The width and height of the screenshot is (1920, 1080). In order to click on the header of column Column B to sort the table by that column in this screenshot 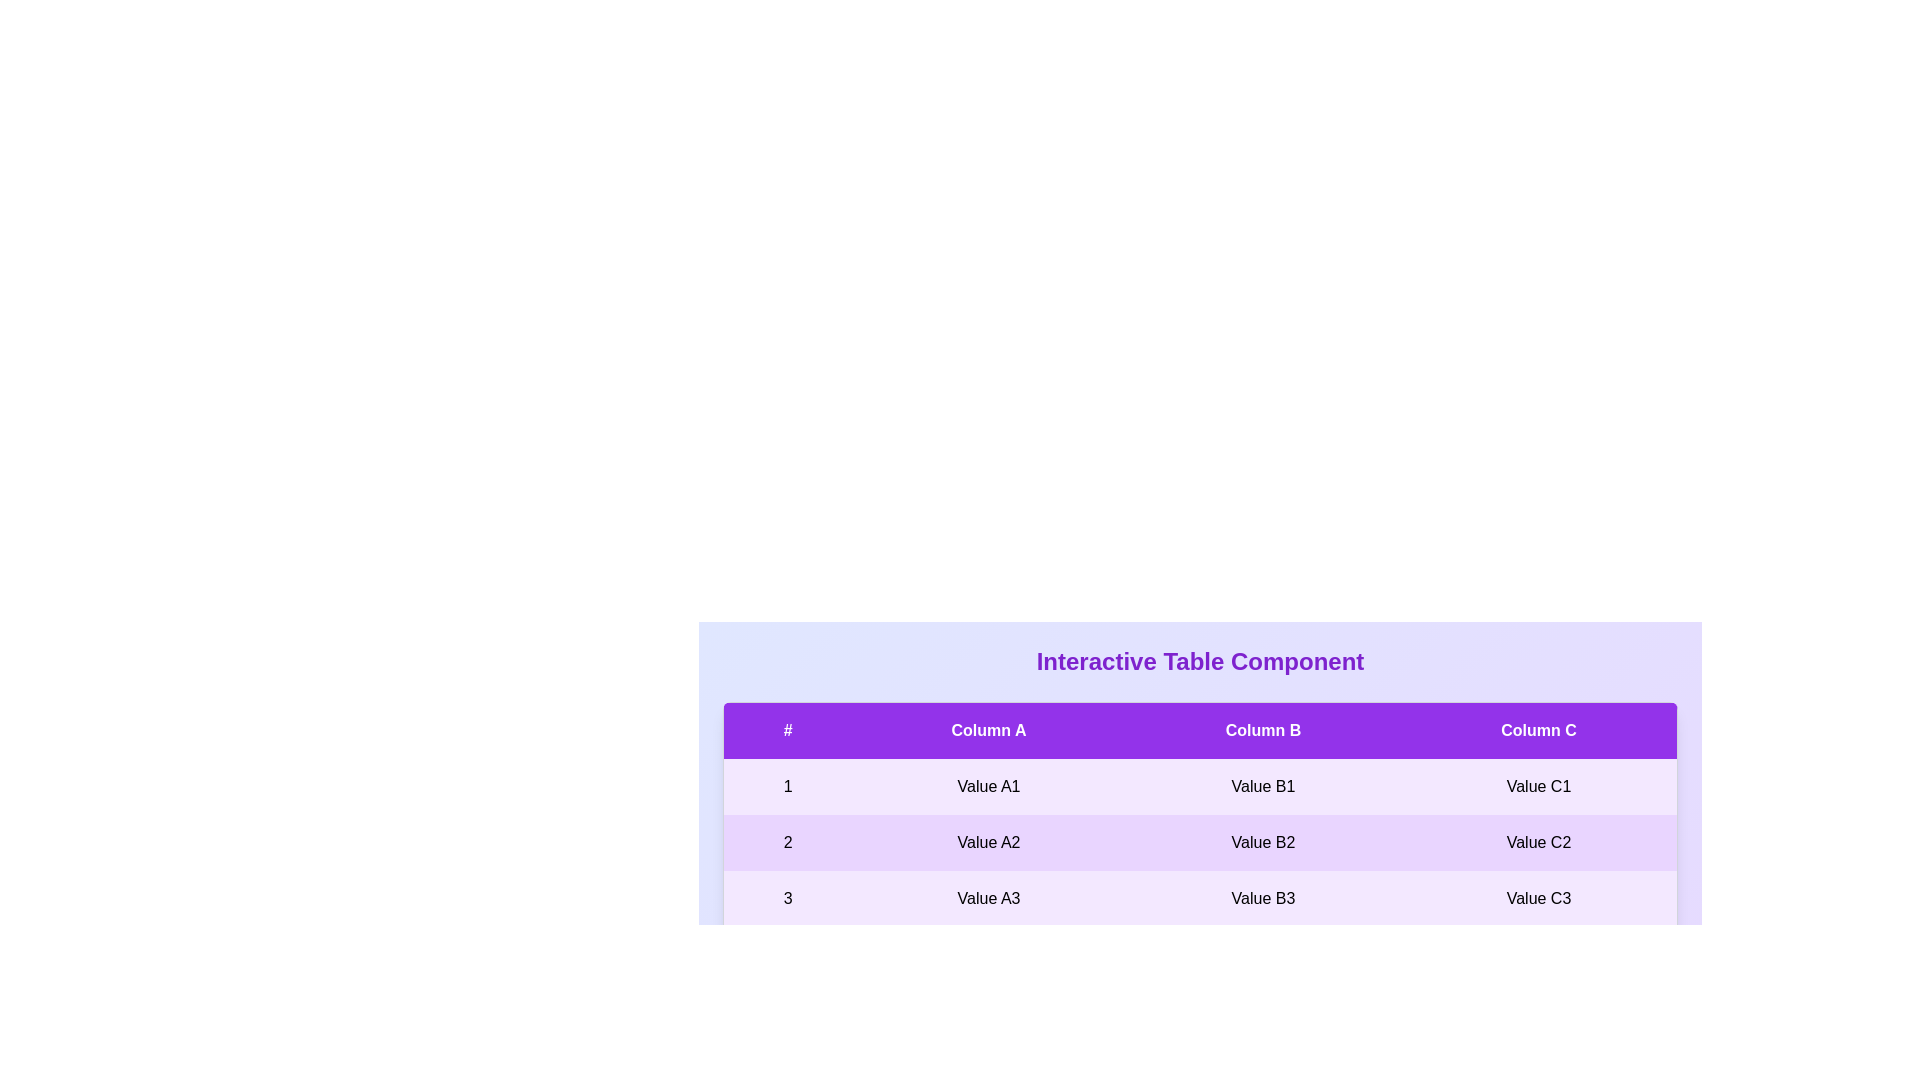, I will do `click(1262, 730)`.